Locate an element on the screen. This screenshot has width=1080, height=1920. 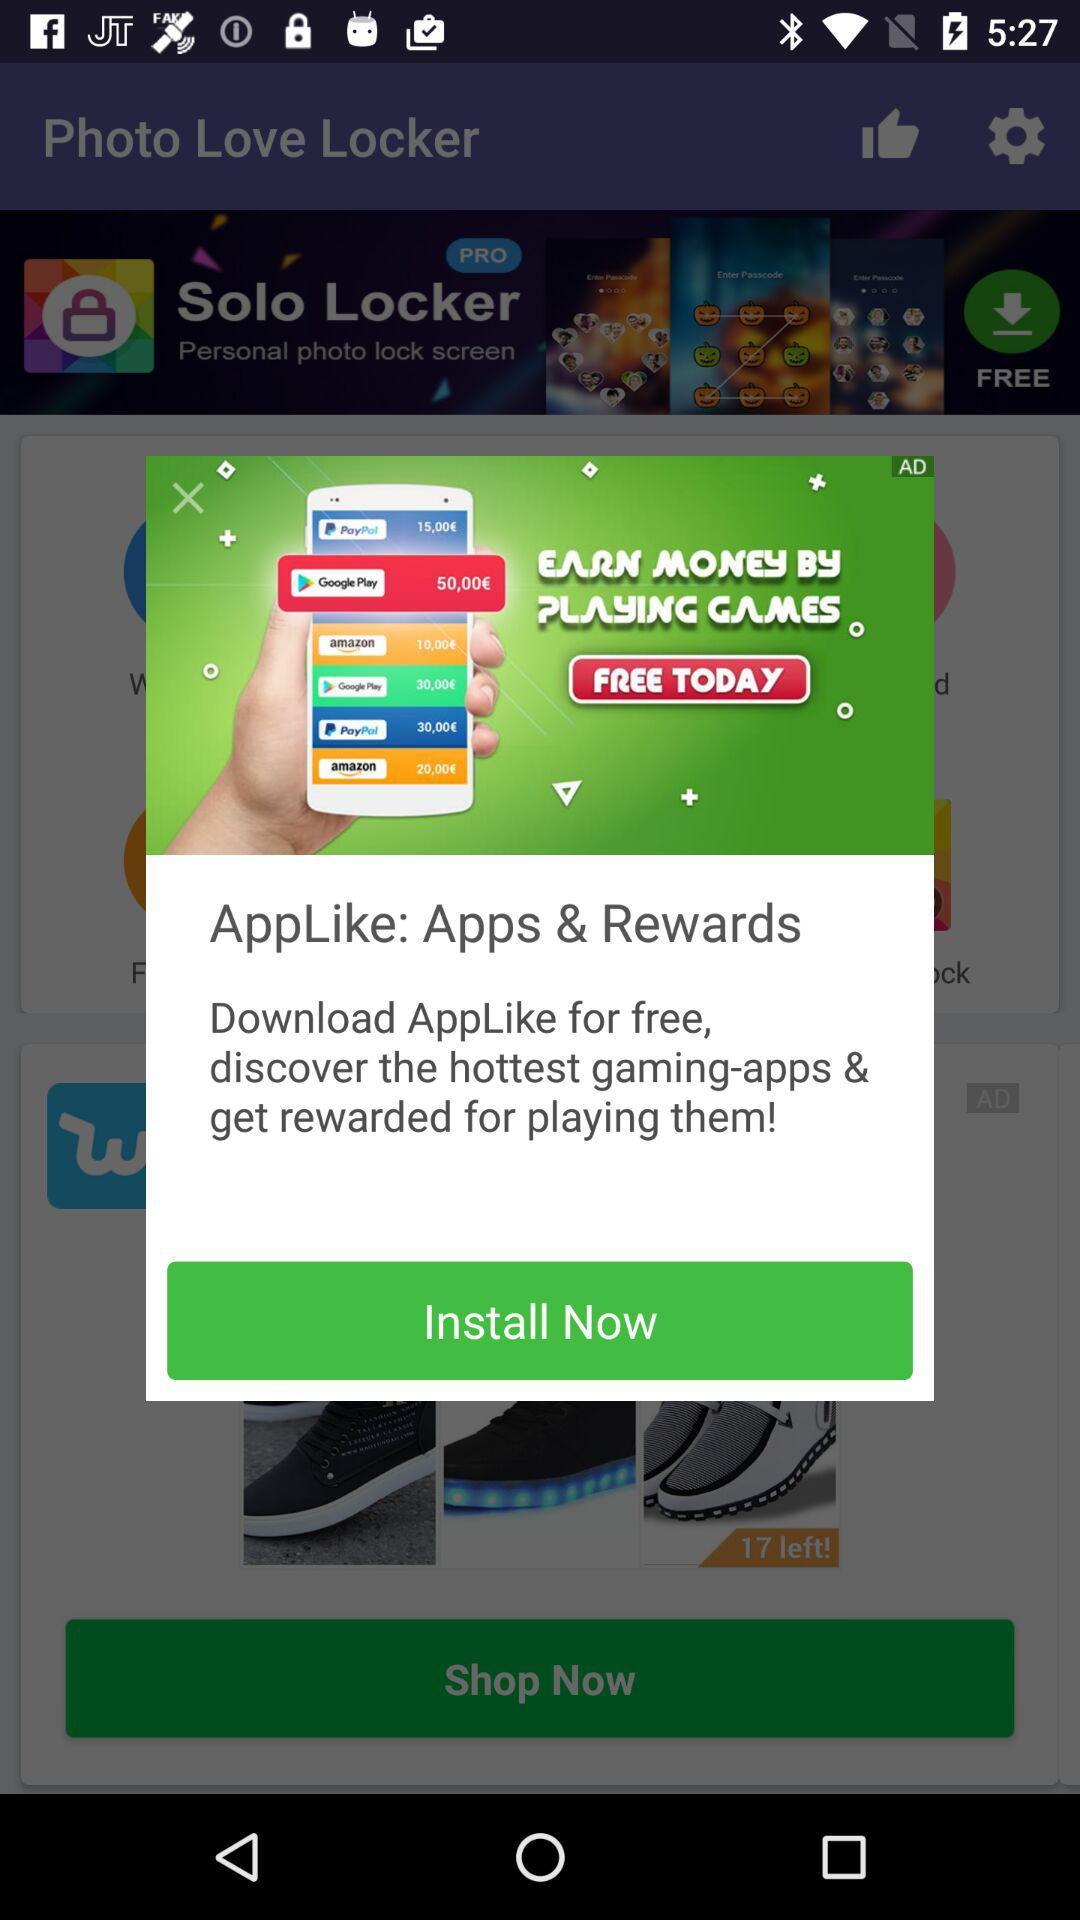
will close the pop up is located at coordinates (188, 498).